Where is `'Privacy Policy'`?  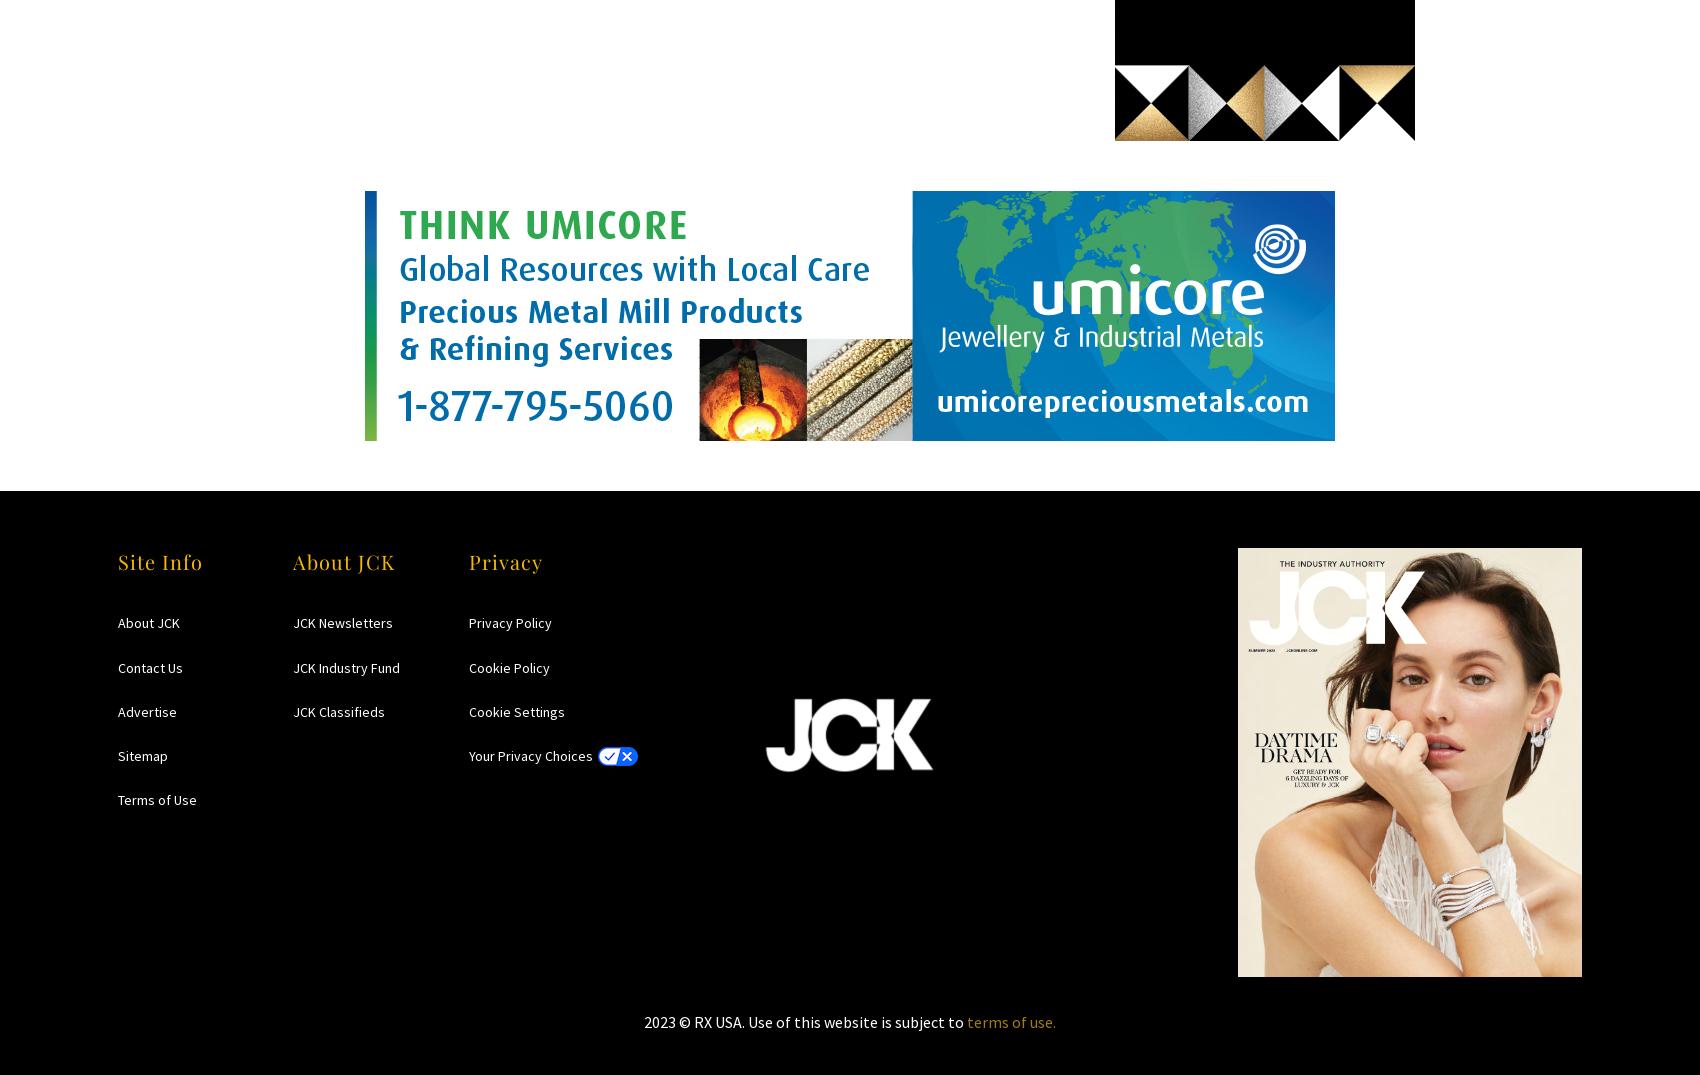
'Privacy Policy' is located at coordinates (509, 621).